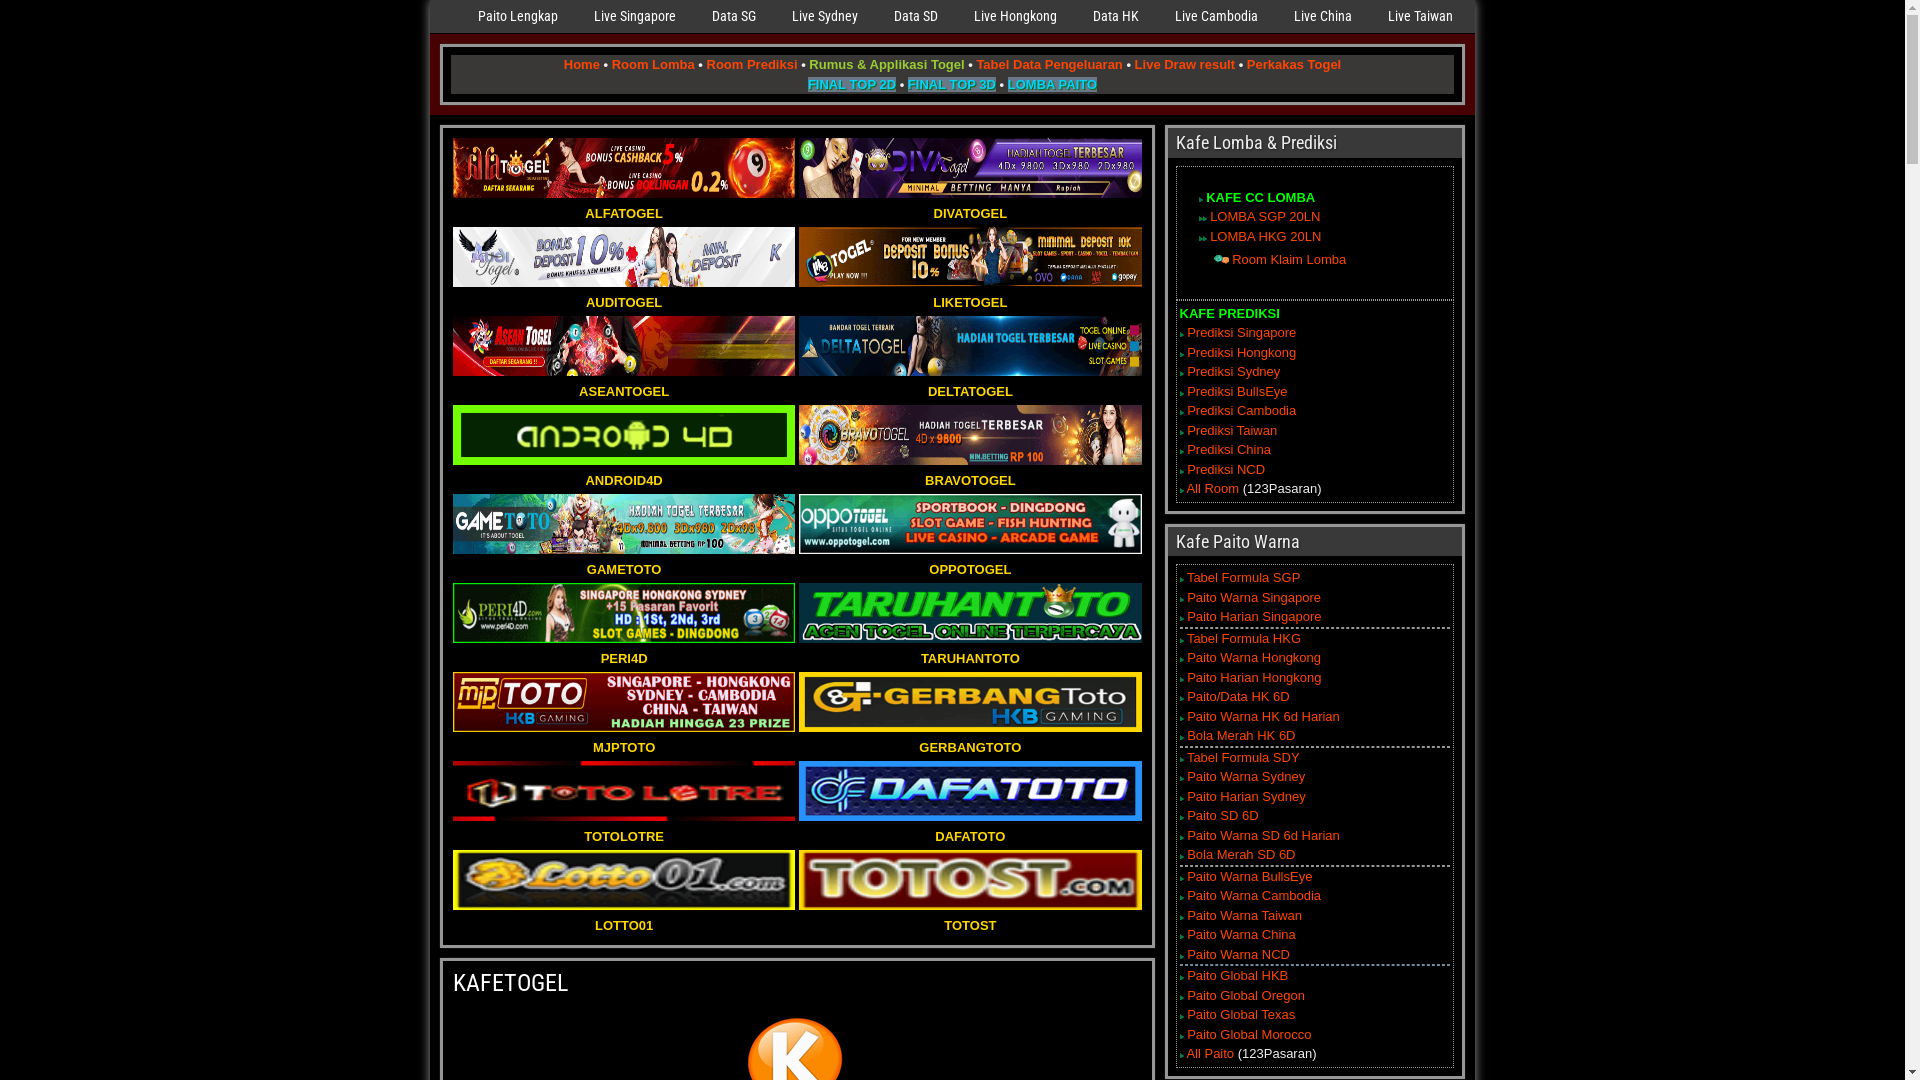 This screenshot has width=1920, height=1080. What do you see at coordinates (623, 434) in the screenshot?
I see `'Bandar Judi Online Terpercaya android4d'` at bounding box center [623, 434].